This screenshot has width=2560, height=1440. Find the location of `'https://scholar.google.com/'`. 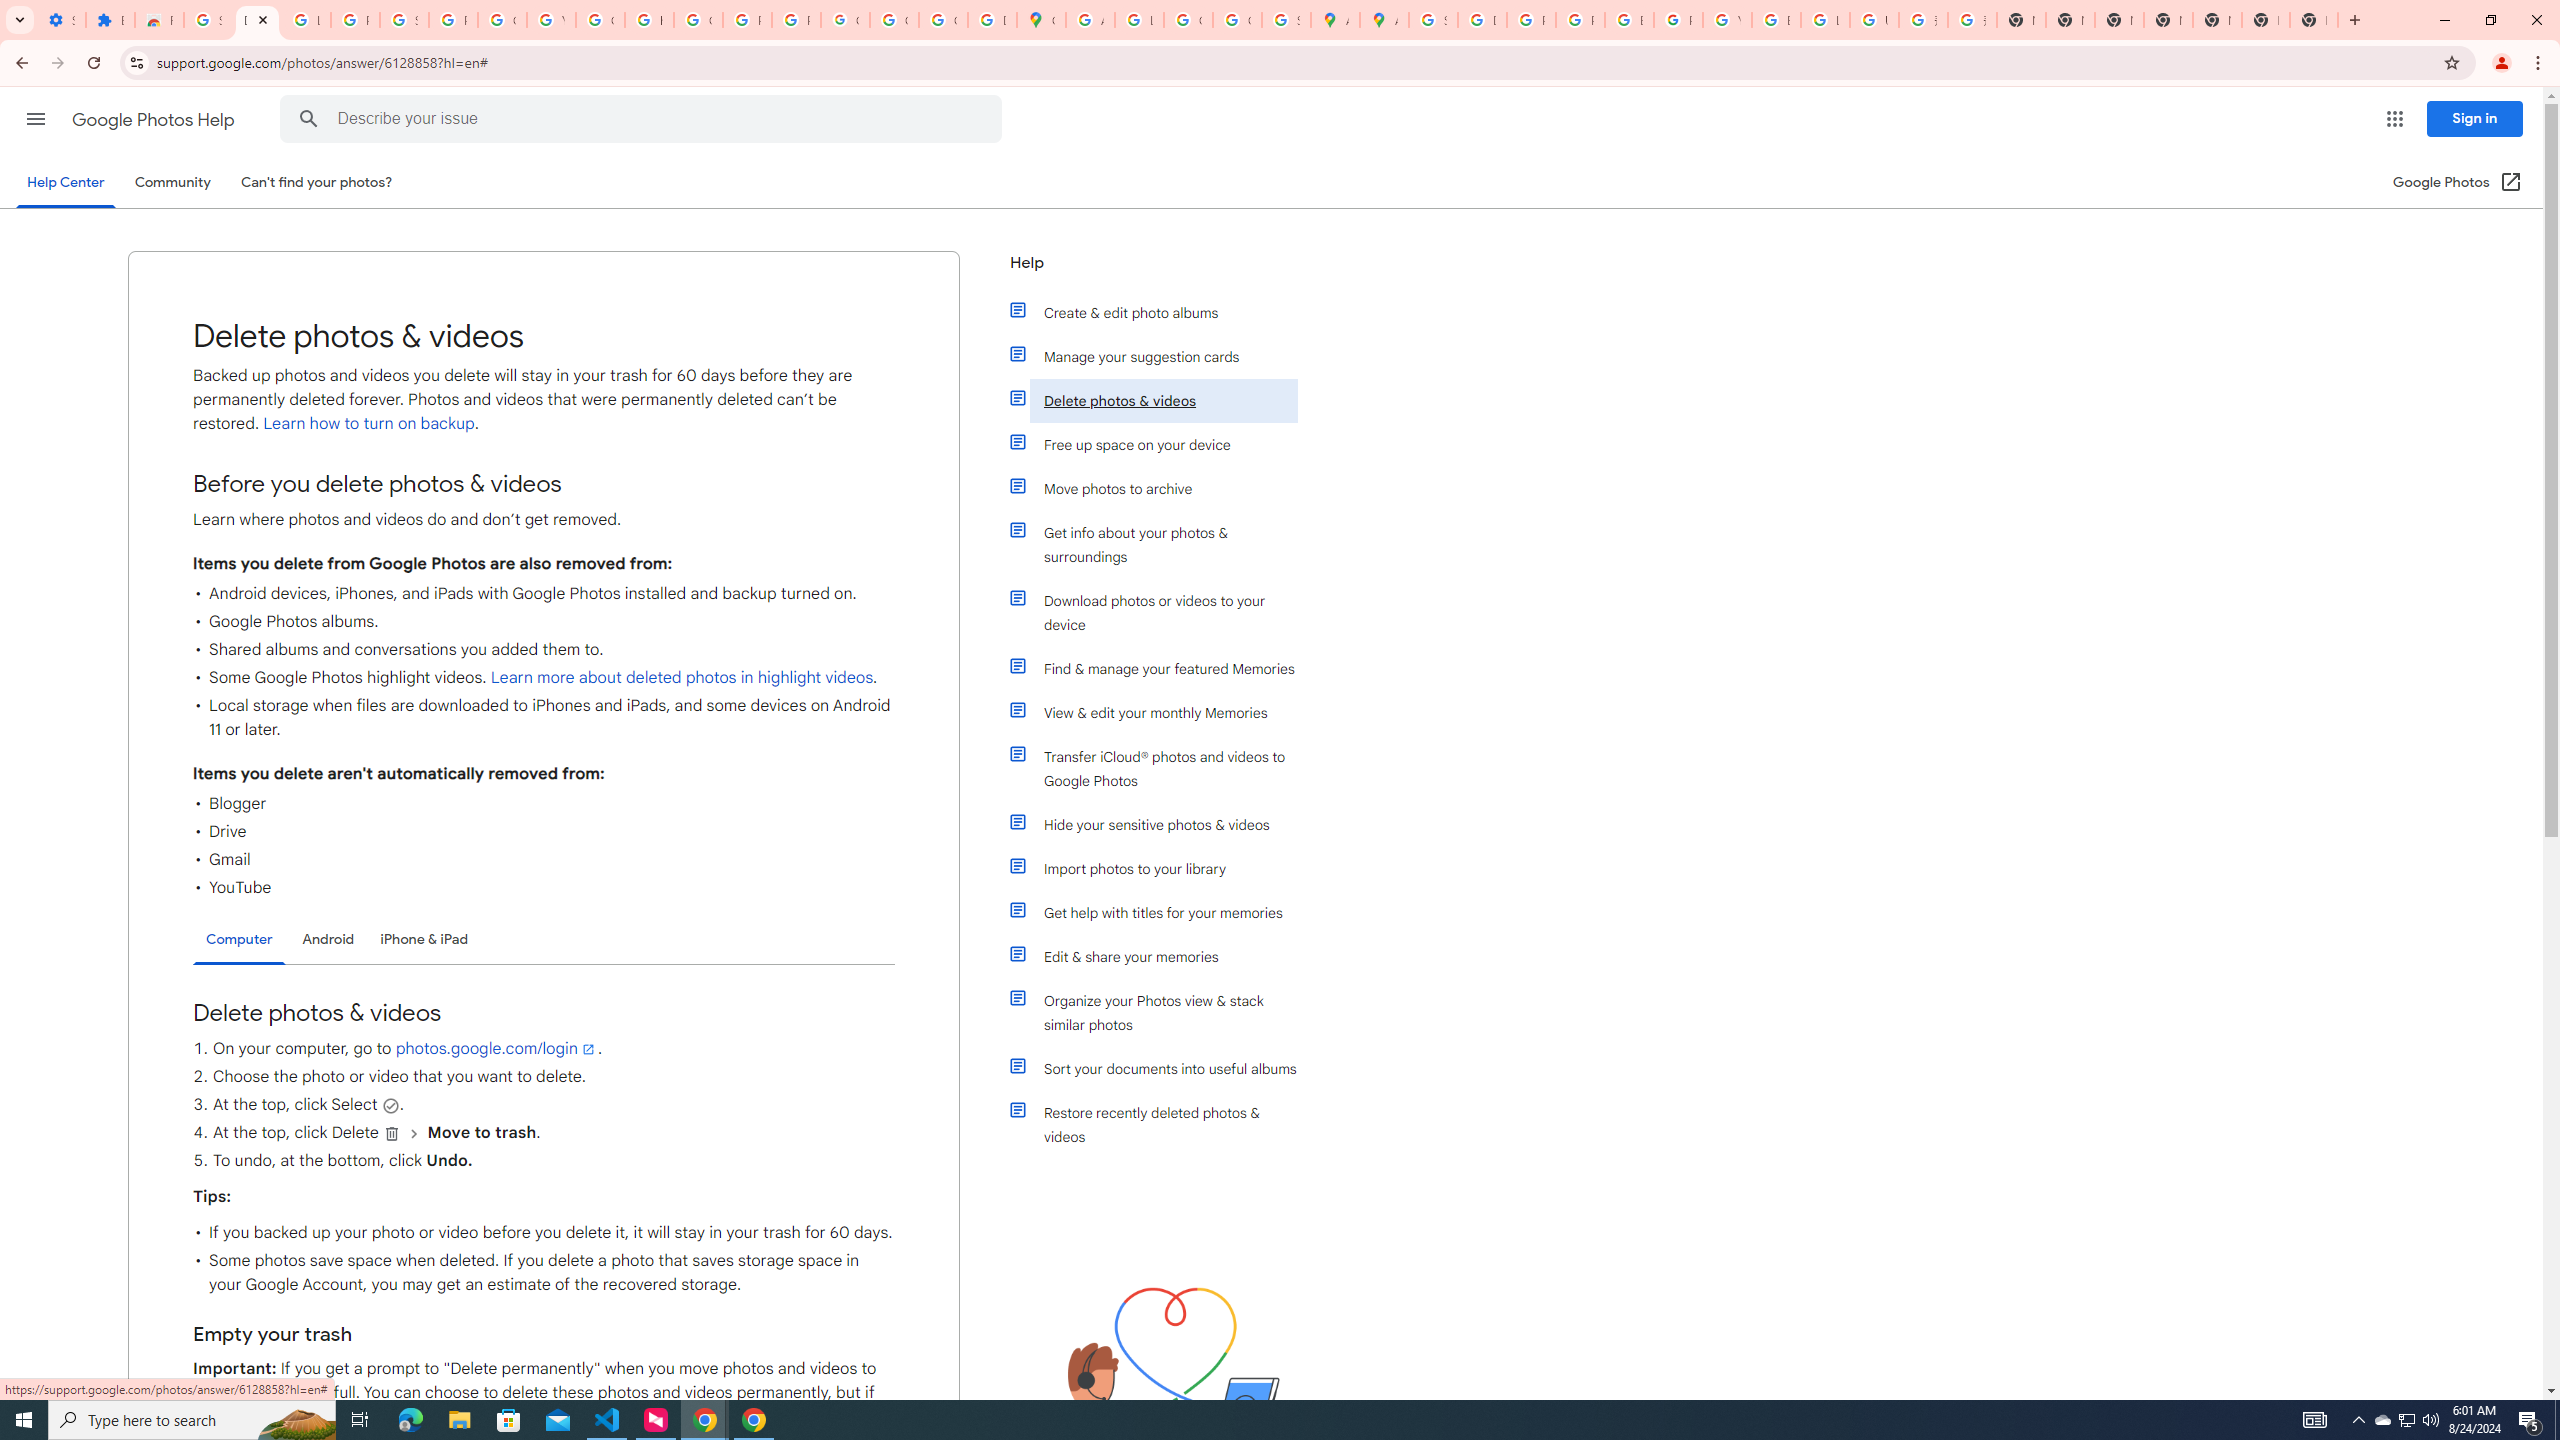

'https://scholar.google.com/' is located at coordinates (649, 19).